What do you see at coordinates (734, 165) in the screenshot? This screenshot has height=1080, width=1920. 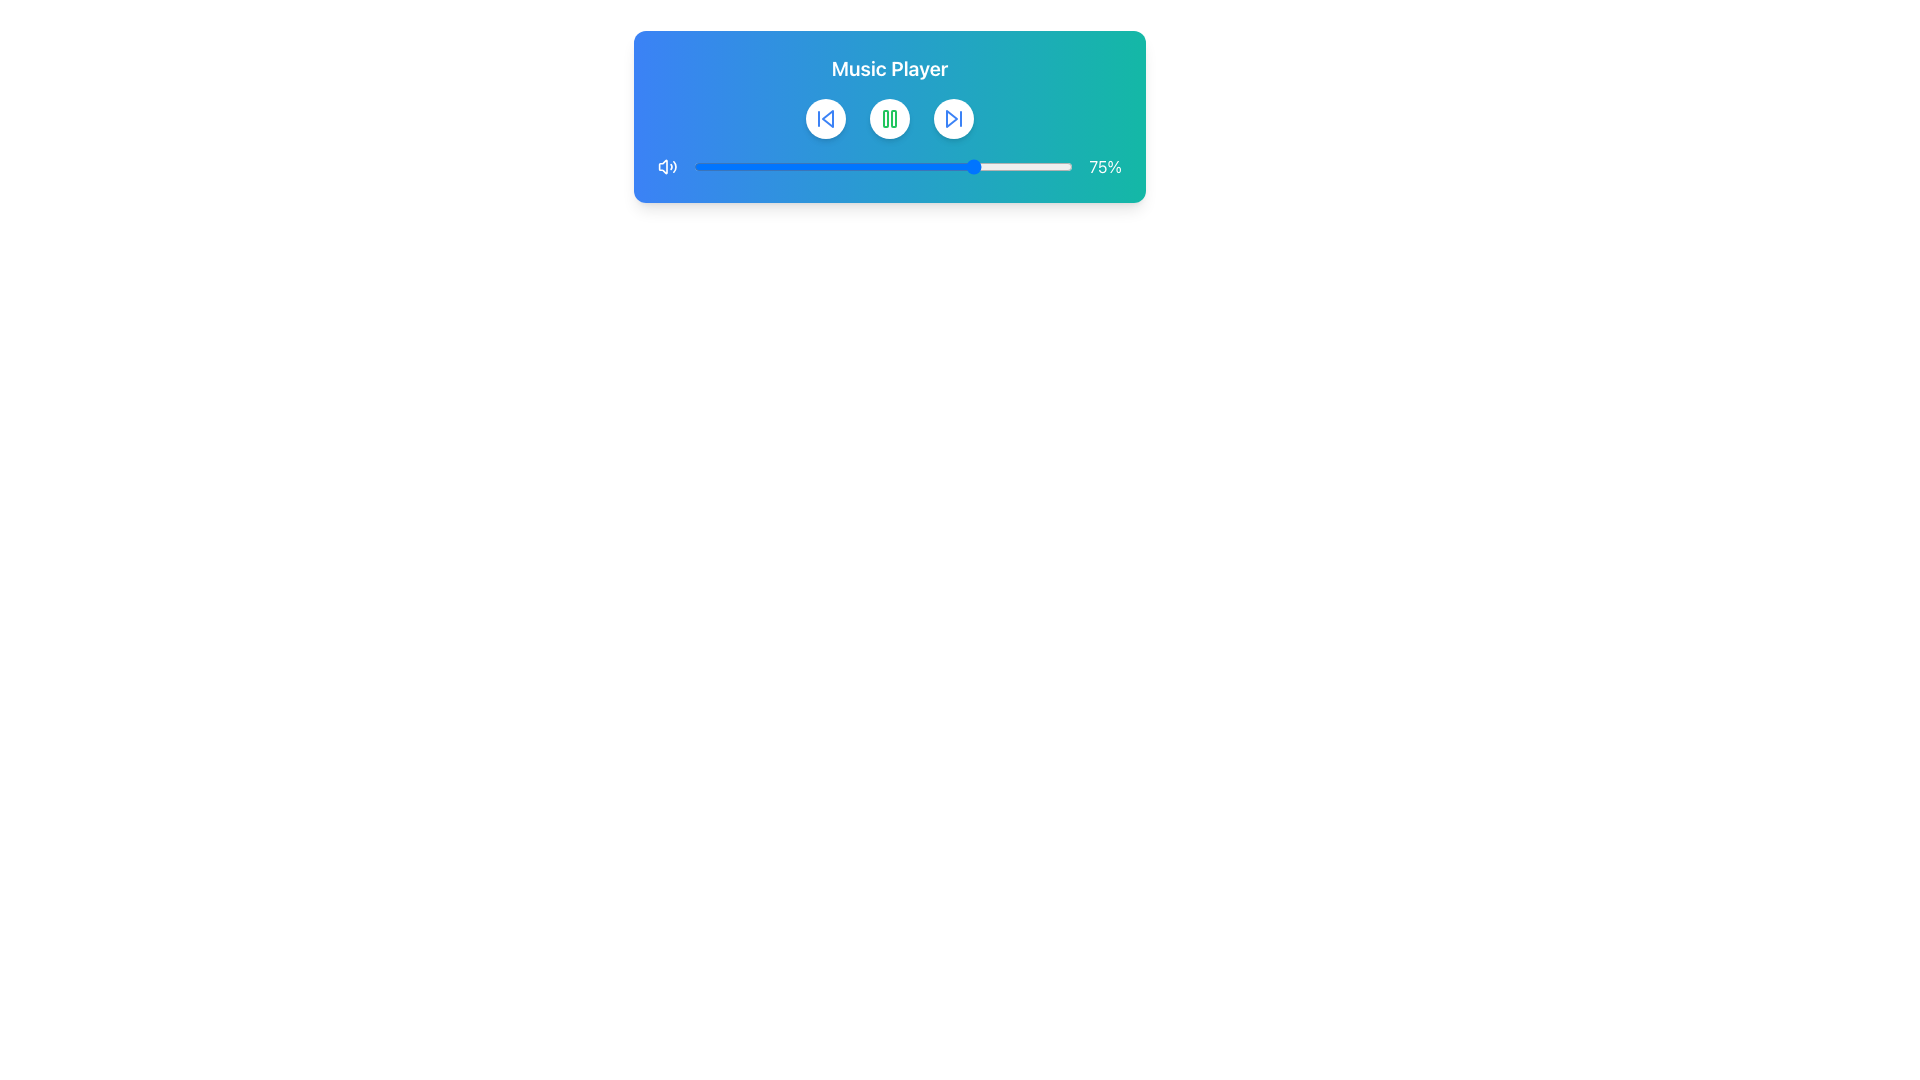 I see `the slider` at bounding box center [734, 165].